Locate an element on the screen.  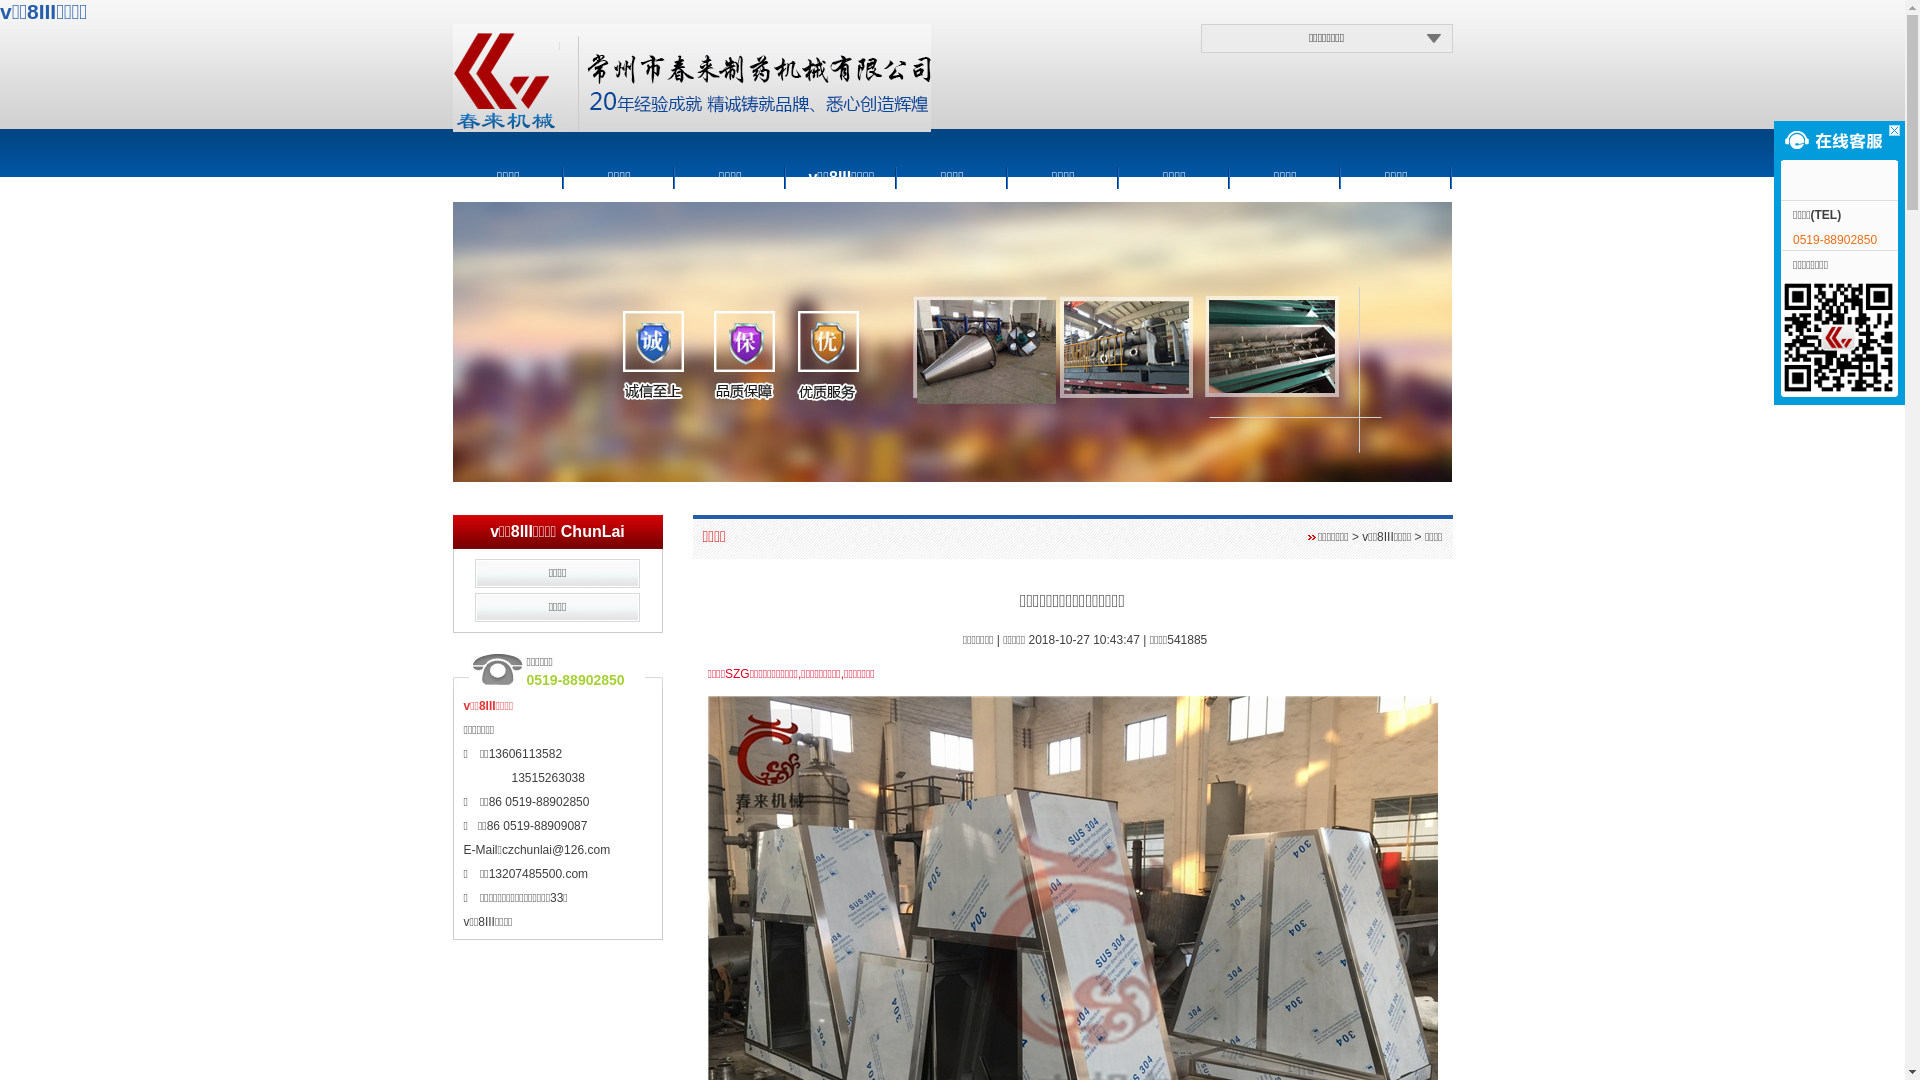
'13207485500.com' is located at coordinates (489, 873).